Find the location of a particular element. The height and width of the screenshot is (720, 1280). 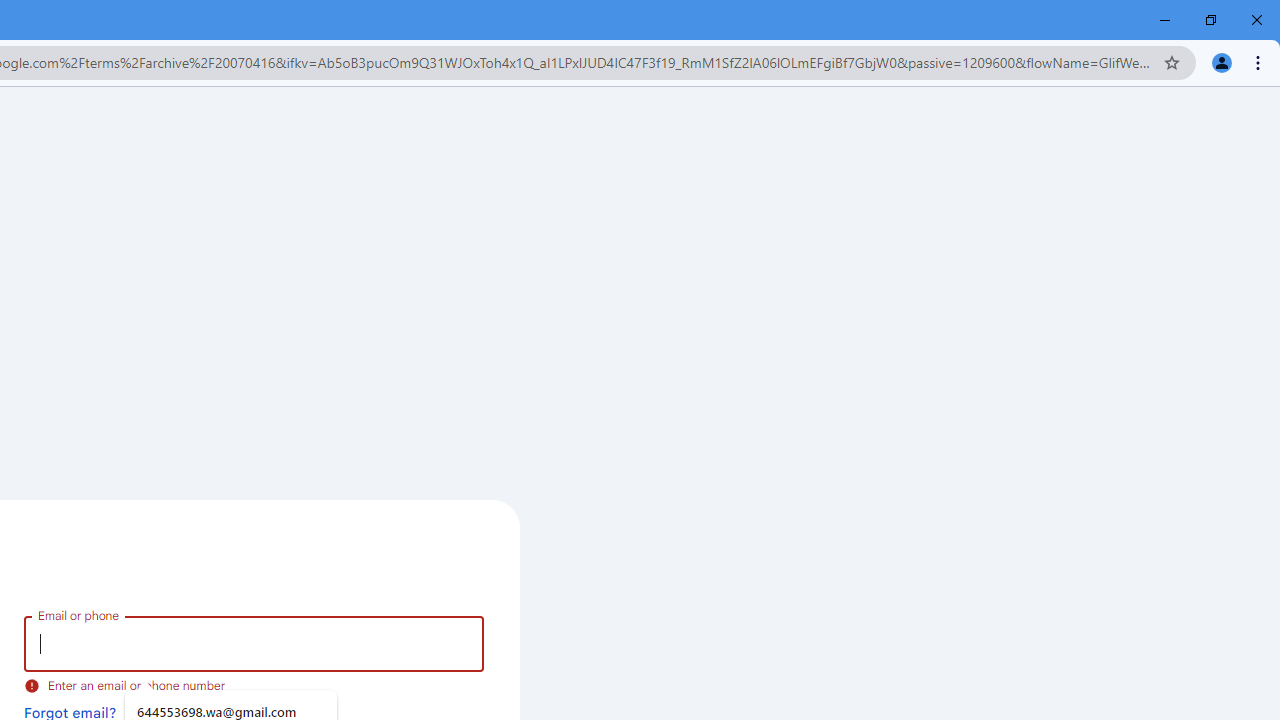

'Email or phone' is located at coordinates (253, 643).